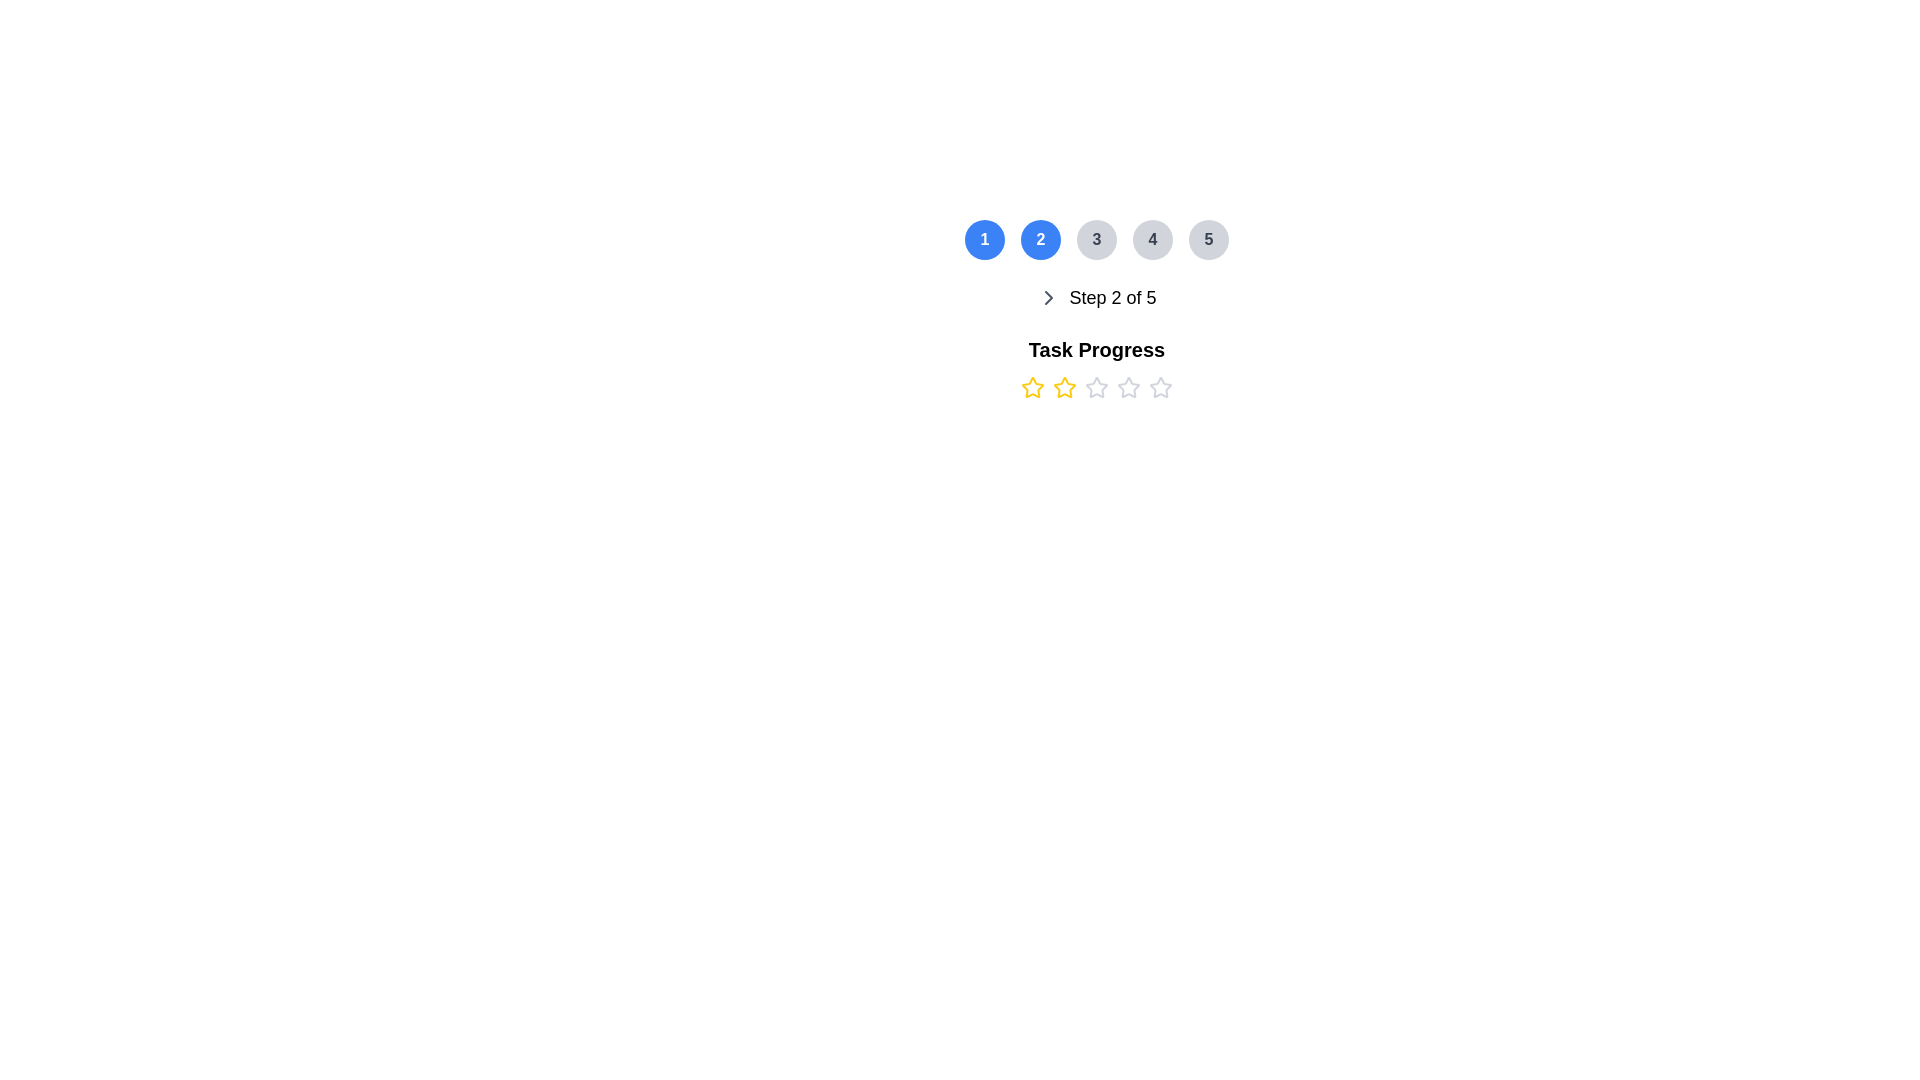 Image resolution: width=1920 pixels, height=1080 pixels. I want to click on the fifth star icon in the rating system to signify a rating level, so click(1160, 386).